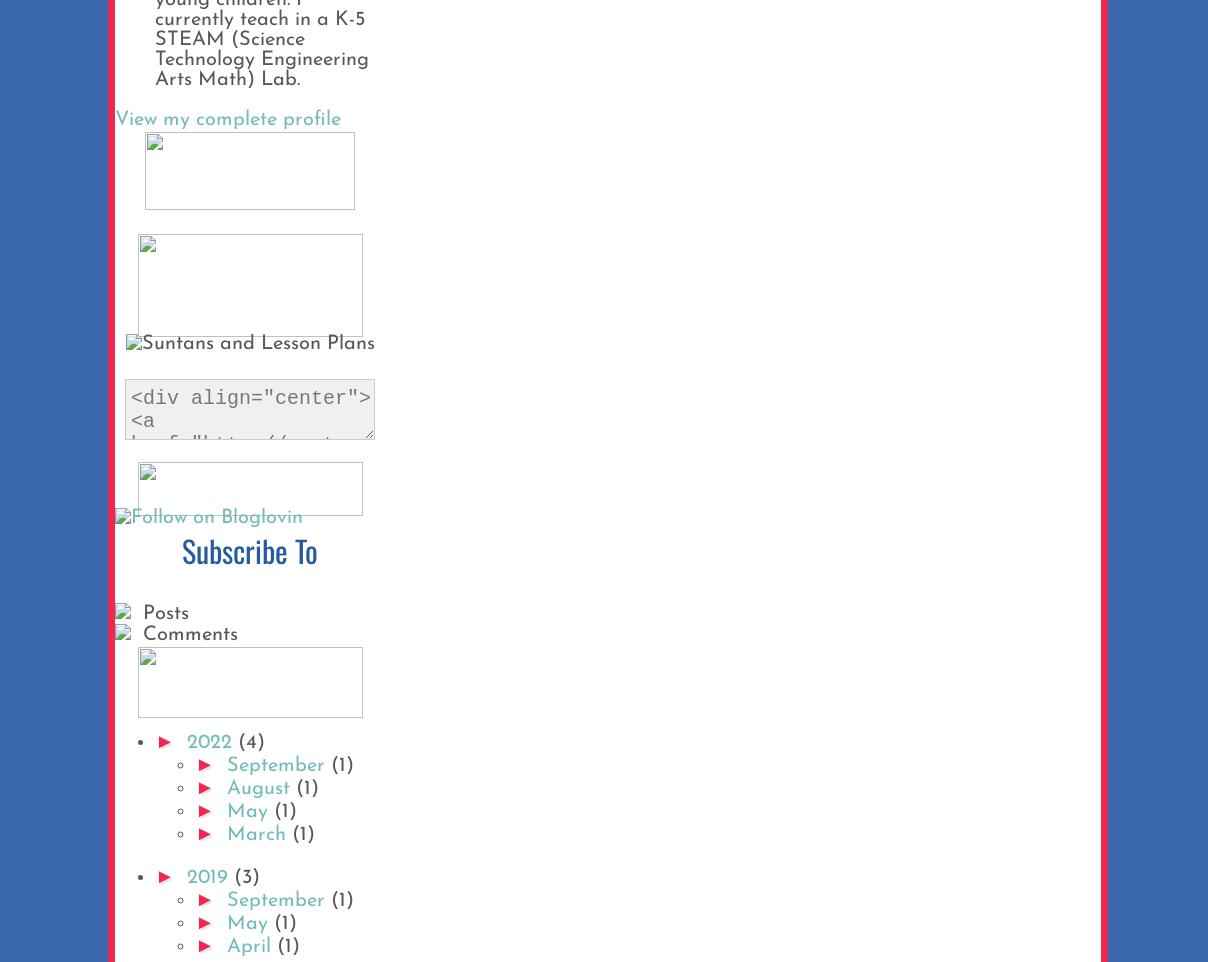 Image resolution: width=1208 pixels, height=962 pixels. I want to click on '(3)', so click(245, 877).